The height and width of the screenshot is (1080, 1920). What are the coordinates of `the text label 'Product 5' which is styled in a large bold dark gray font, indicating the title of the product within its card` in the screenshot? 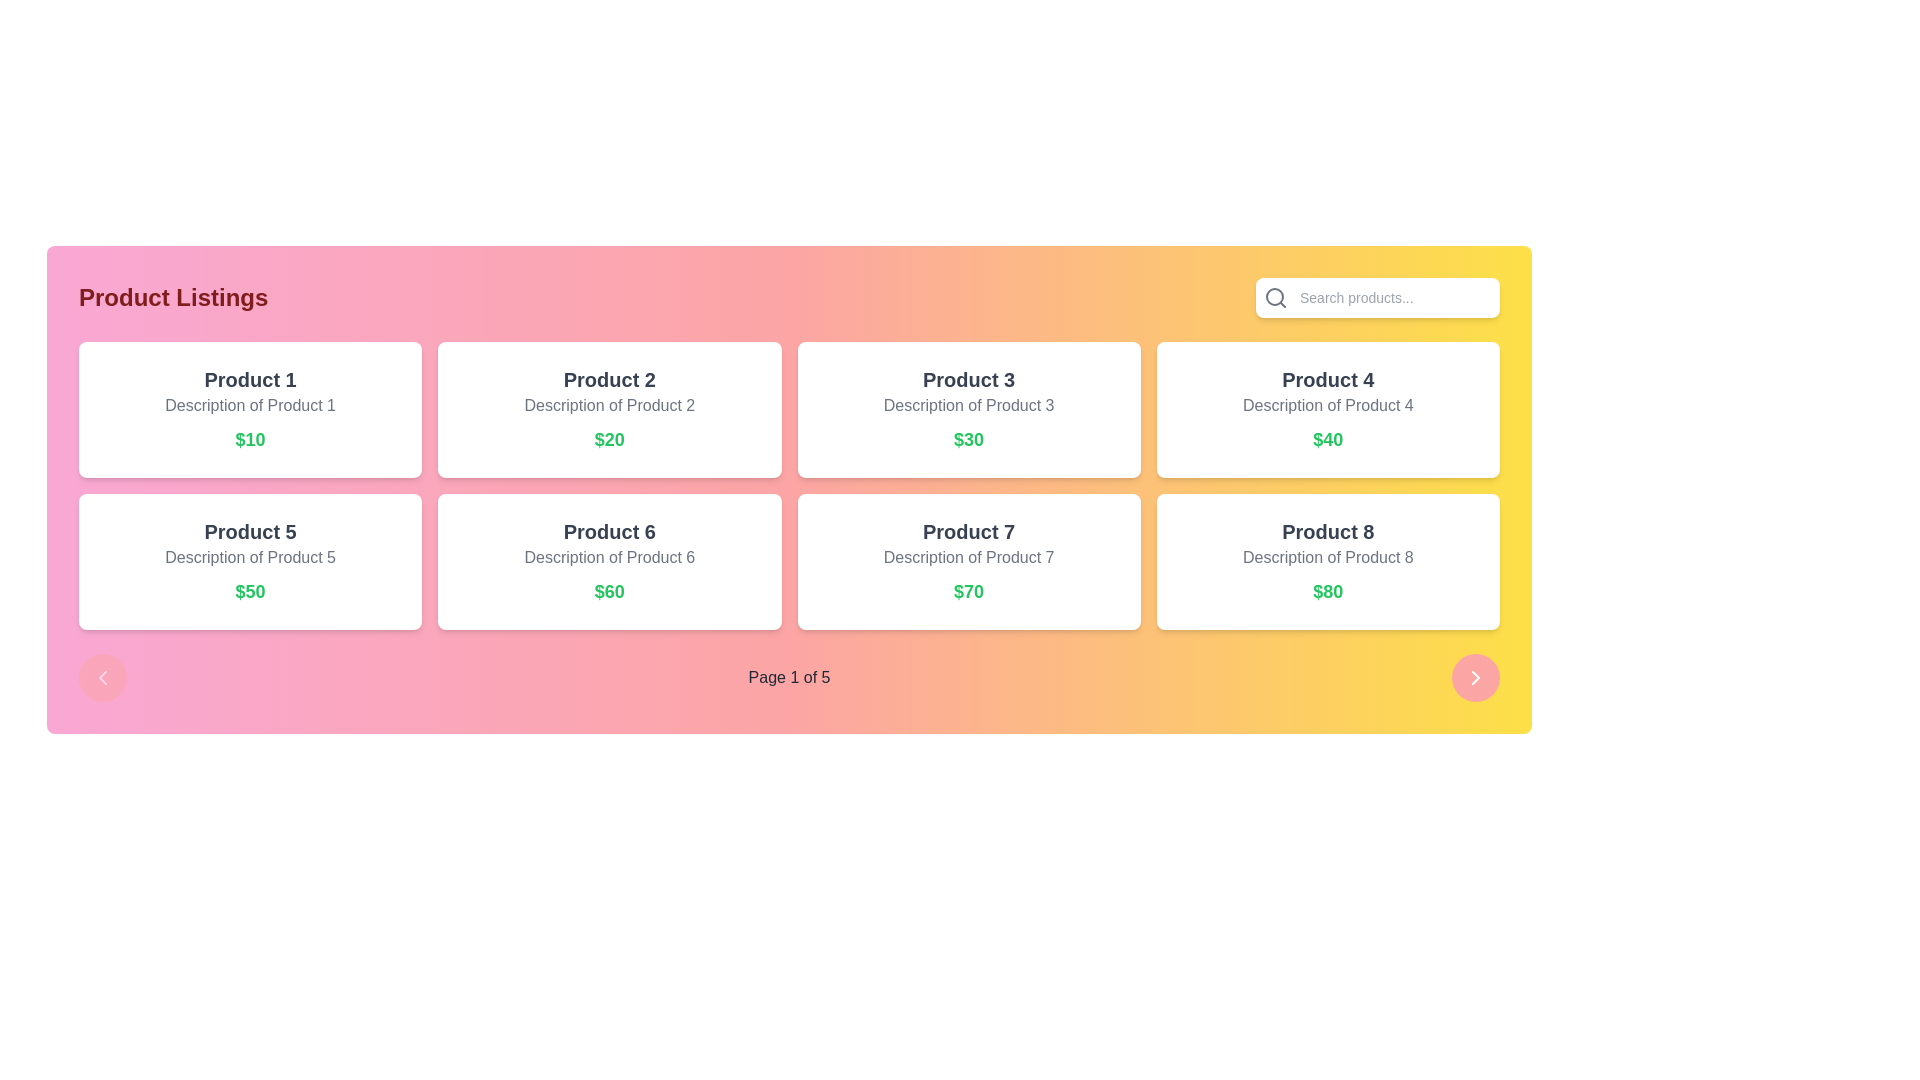 It's located at (249, 531).